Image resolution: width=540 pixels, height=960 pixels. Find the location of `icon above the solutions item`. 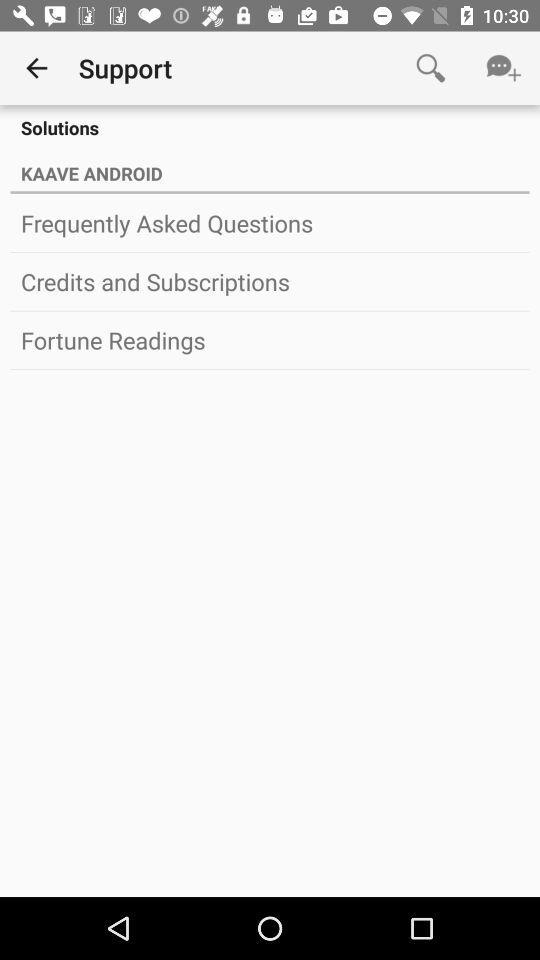

icon above the solutions item is located at coordinates (502, 68).